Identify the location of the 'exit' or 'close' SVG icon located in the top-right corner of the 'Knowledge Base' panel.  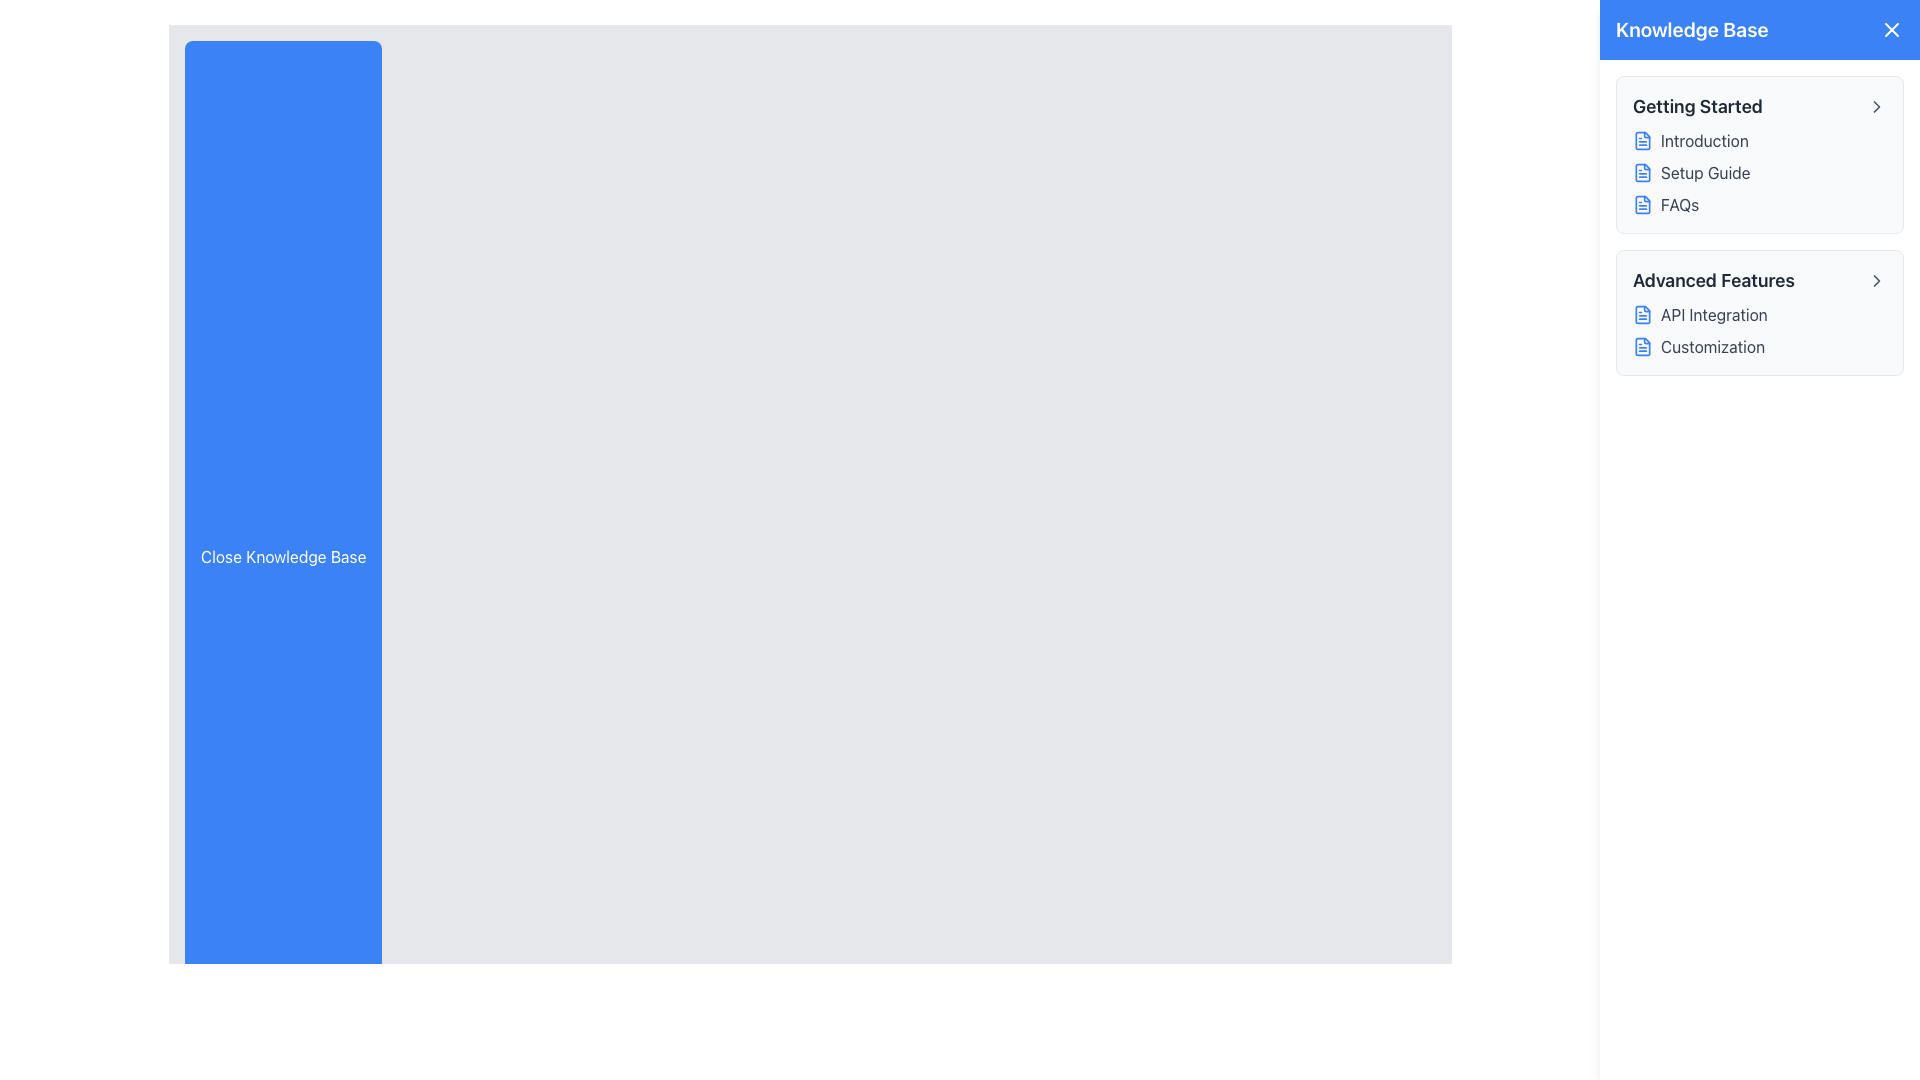
(1890, 30).